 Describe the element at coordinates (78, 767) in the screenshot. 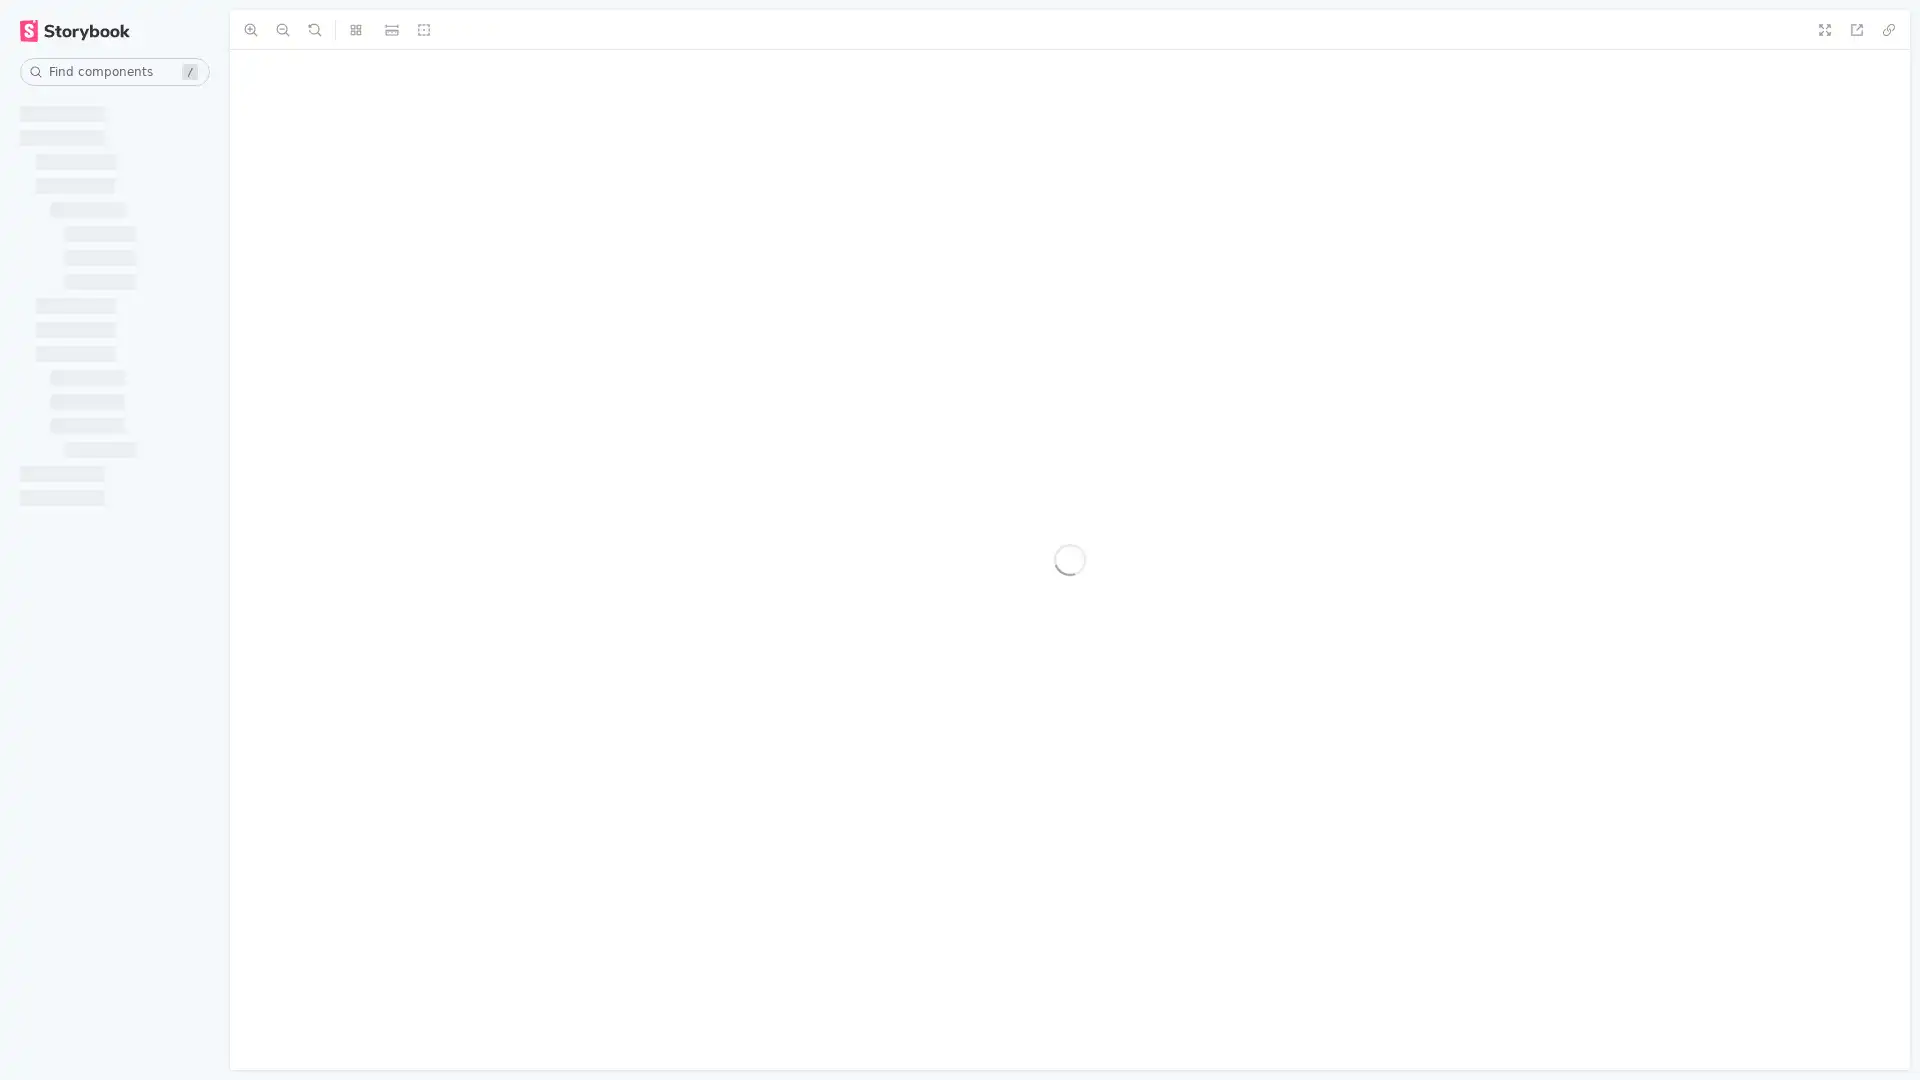

I see `INTERNAL API` at that location.